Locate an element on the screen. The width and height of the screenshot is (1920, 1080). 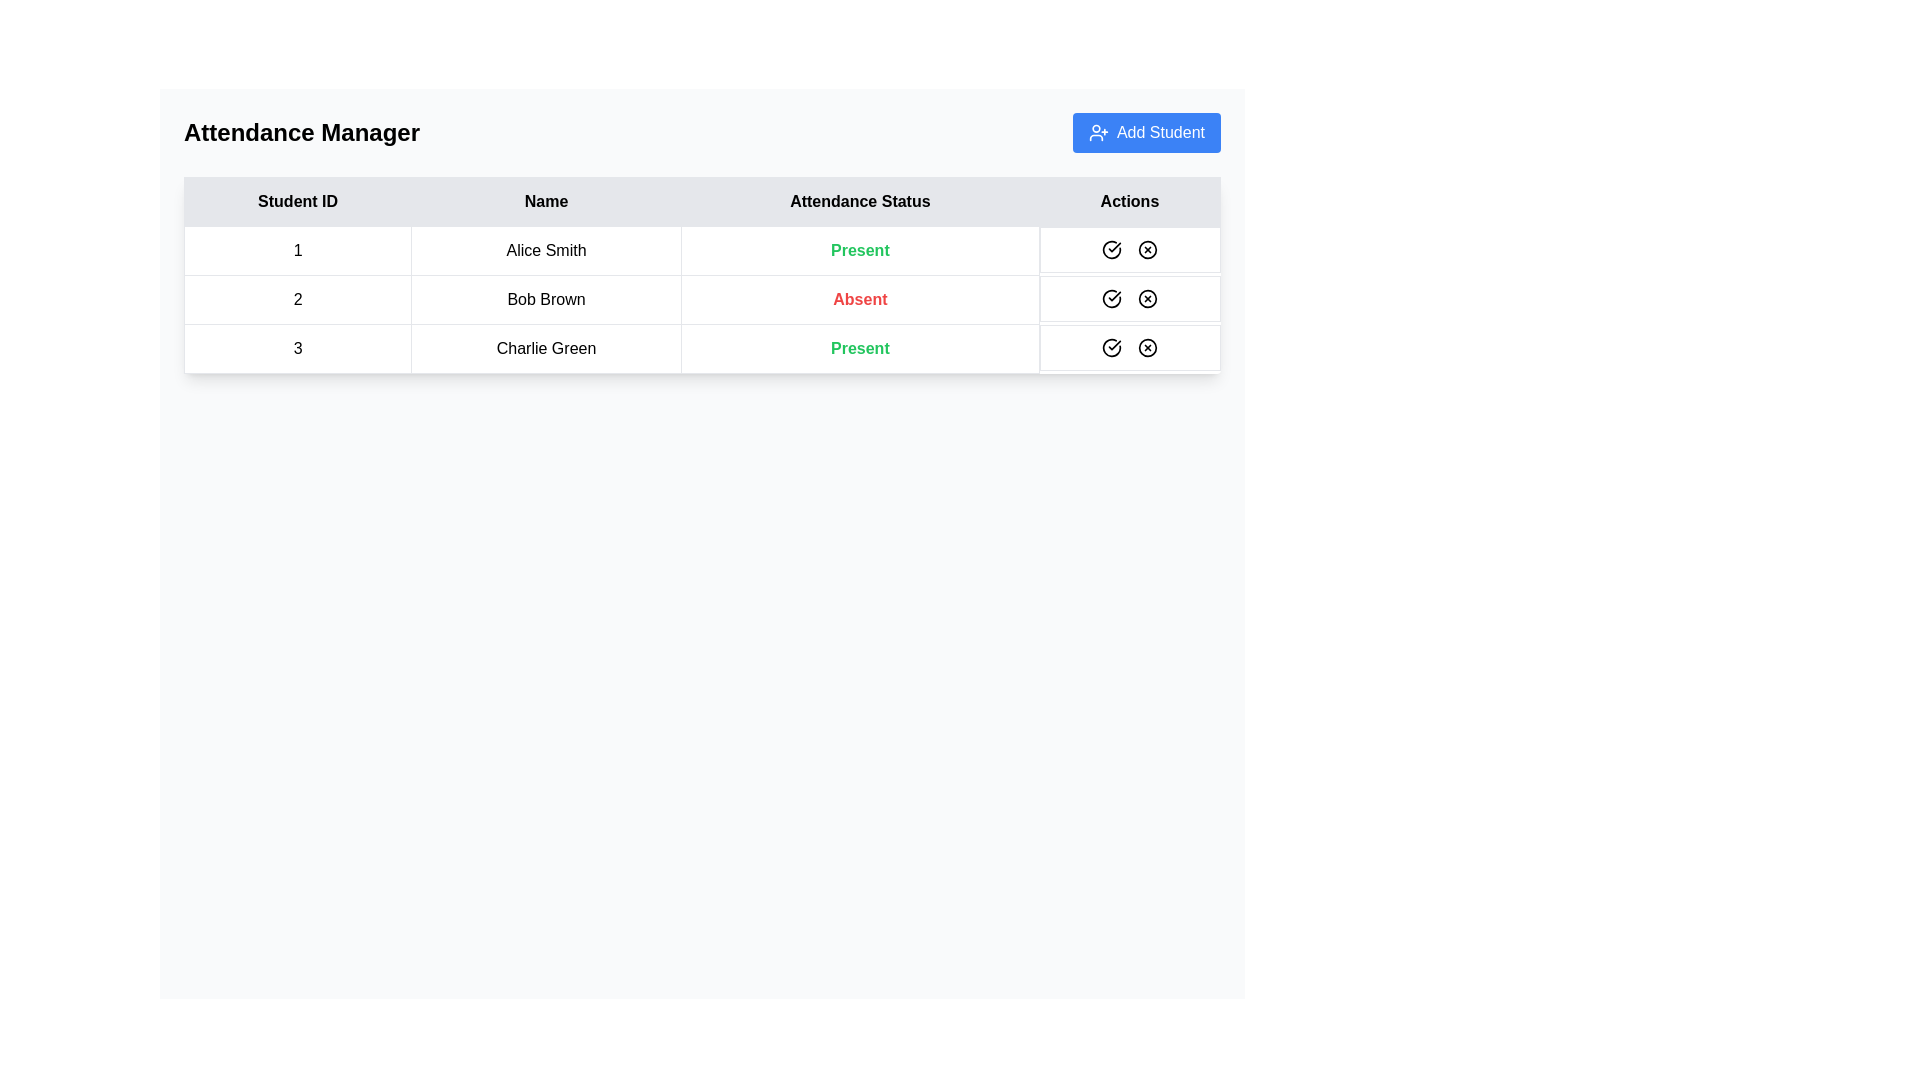
the 'Actions' table header cell, which is located at the top-right corner of the table and is the fourth header among 'Student ID', 'Name', and 'Attendance Status' is located at coordinates (1129, 201).